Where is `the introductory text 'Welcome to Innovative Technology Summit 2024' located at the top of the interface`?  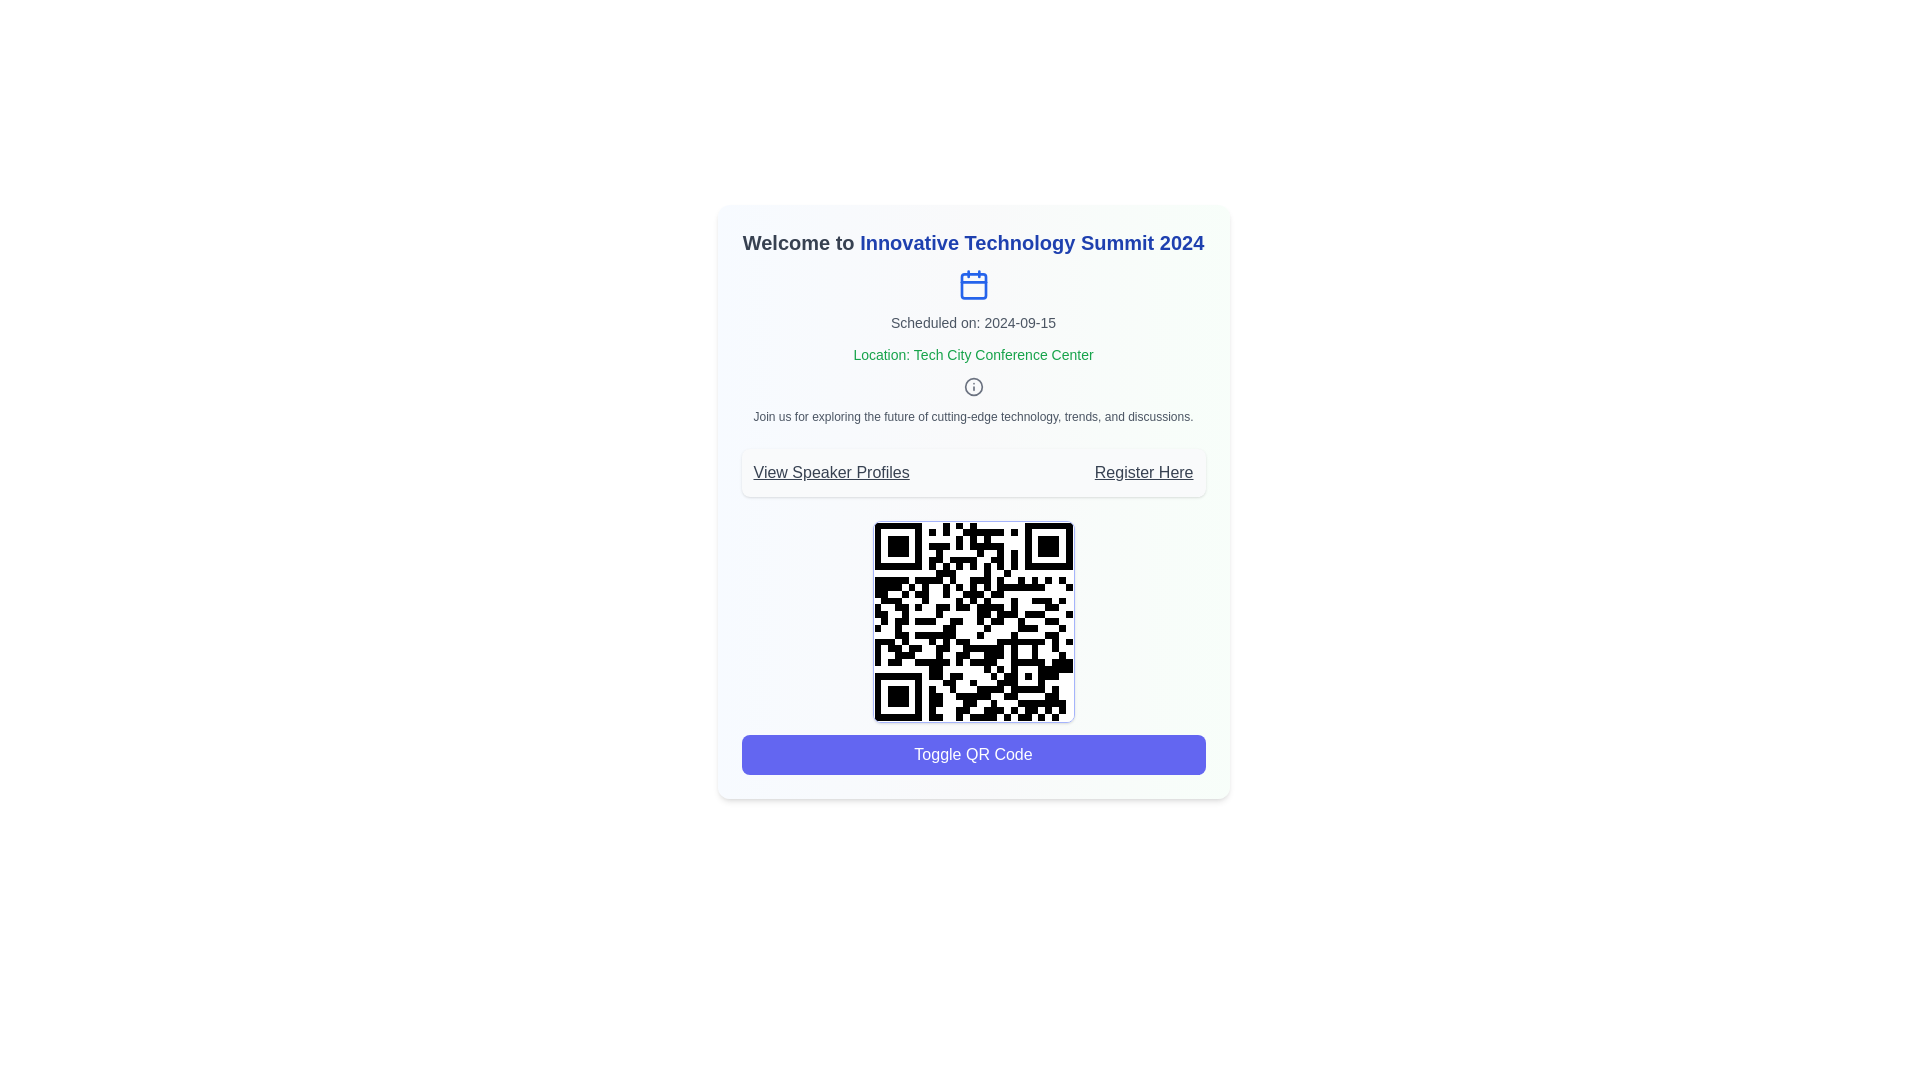 the introductory text 'Welcome to Innovative Technology Summit 2024' located at the top of the interface is located at coordinates (797, 242).